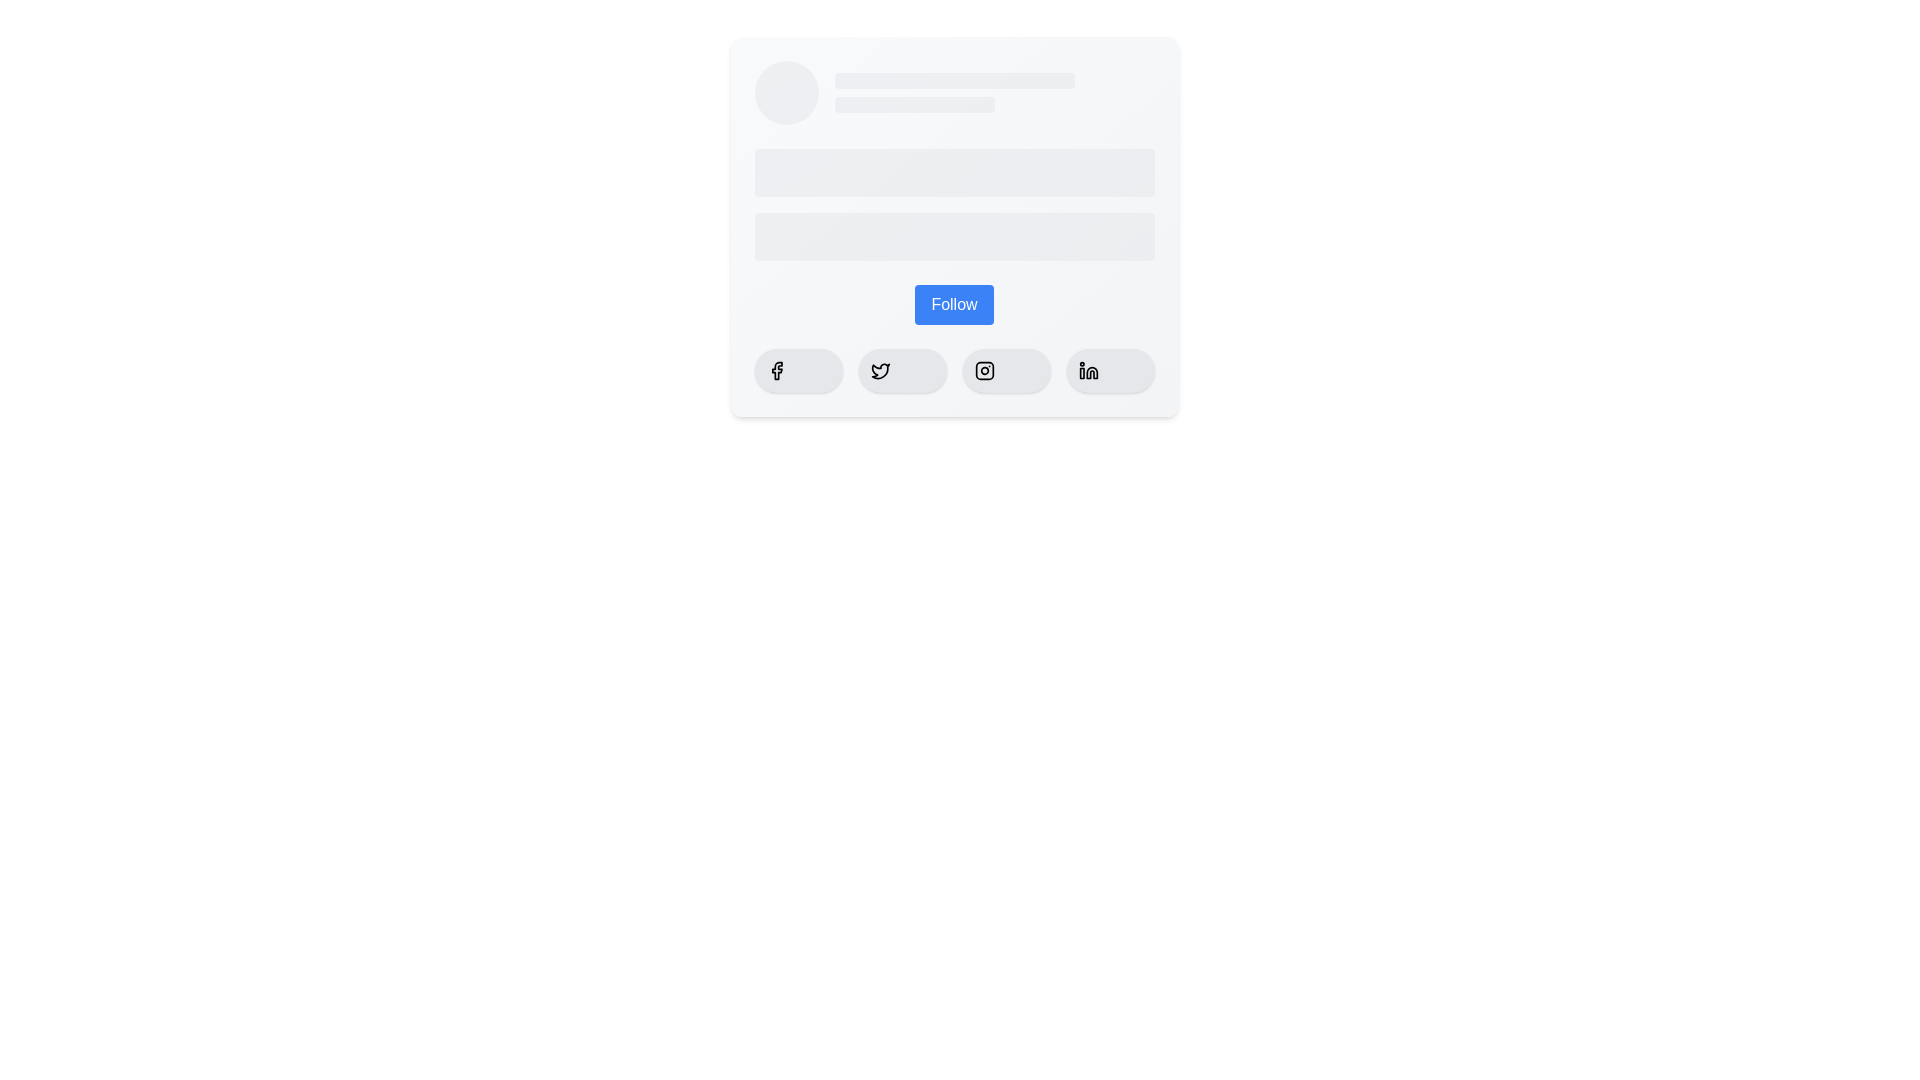  I want to click on the LinkedIn icon button located in the bottom right section of the social media icons, so click(1087, 370).